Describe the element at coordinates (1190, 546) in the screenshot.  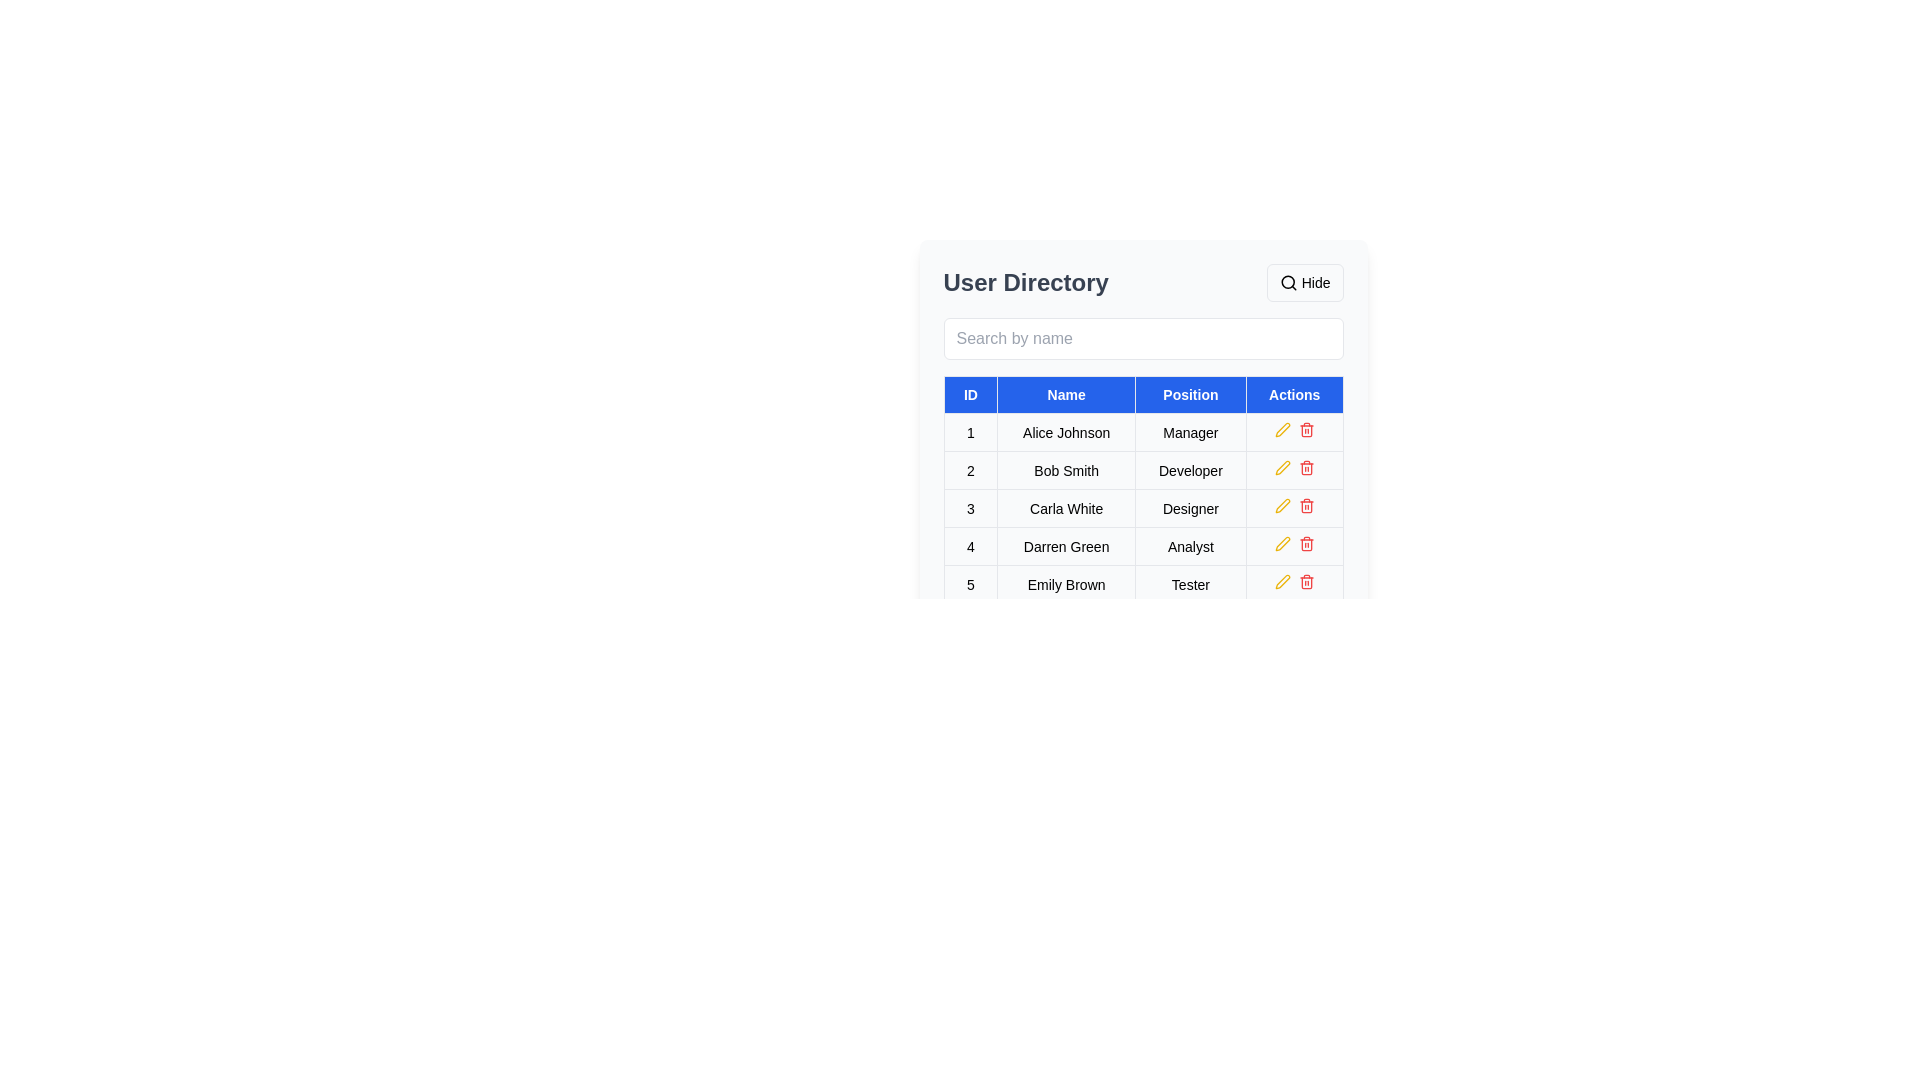
I see `the static text label displaying 'Analyst', which is positioned in the fourth row of the 'Position' column within the user directory table, adjacent to 'Darren Green' on the left and the 'Actions' column on the right` at that location.